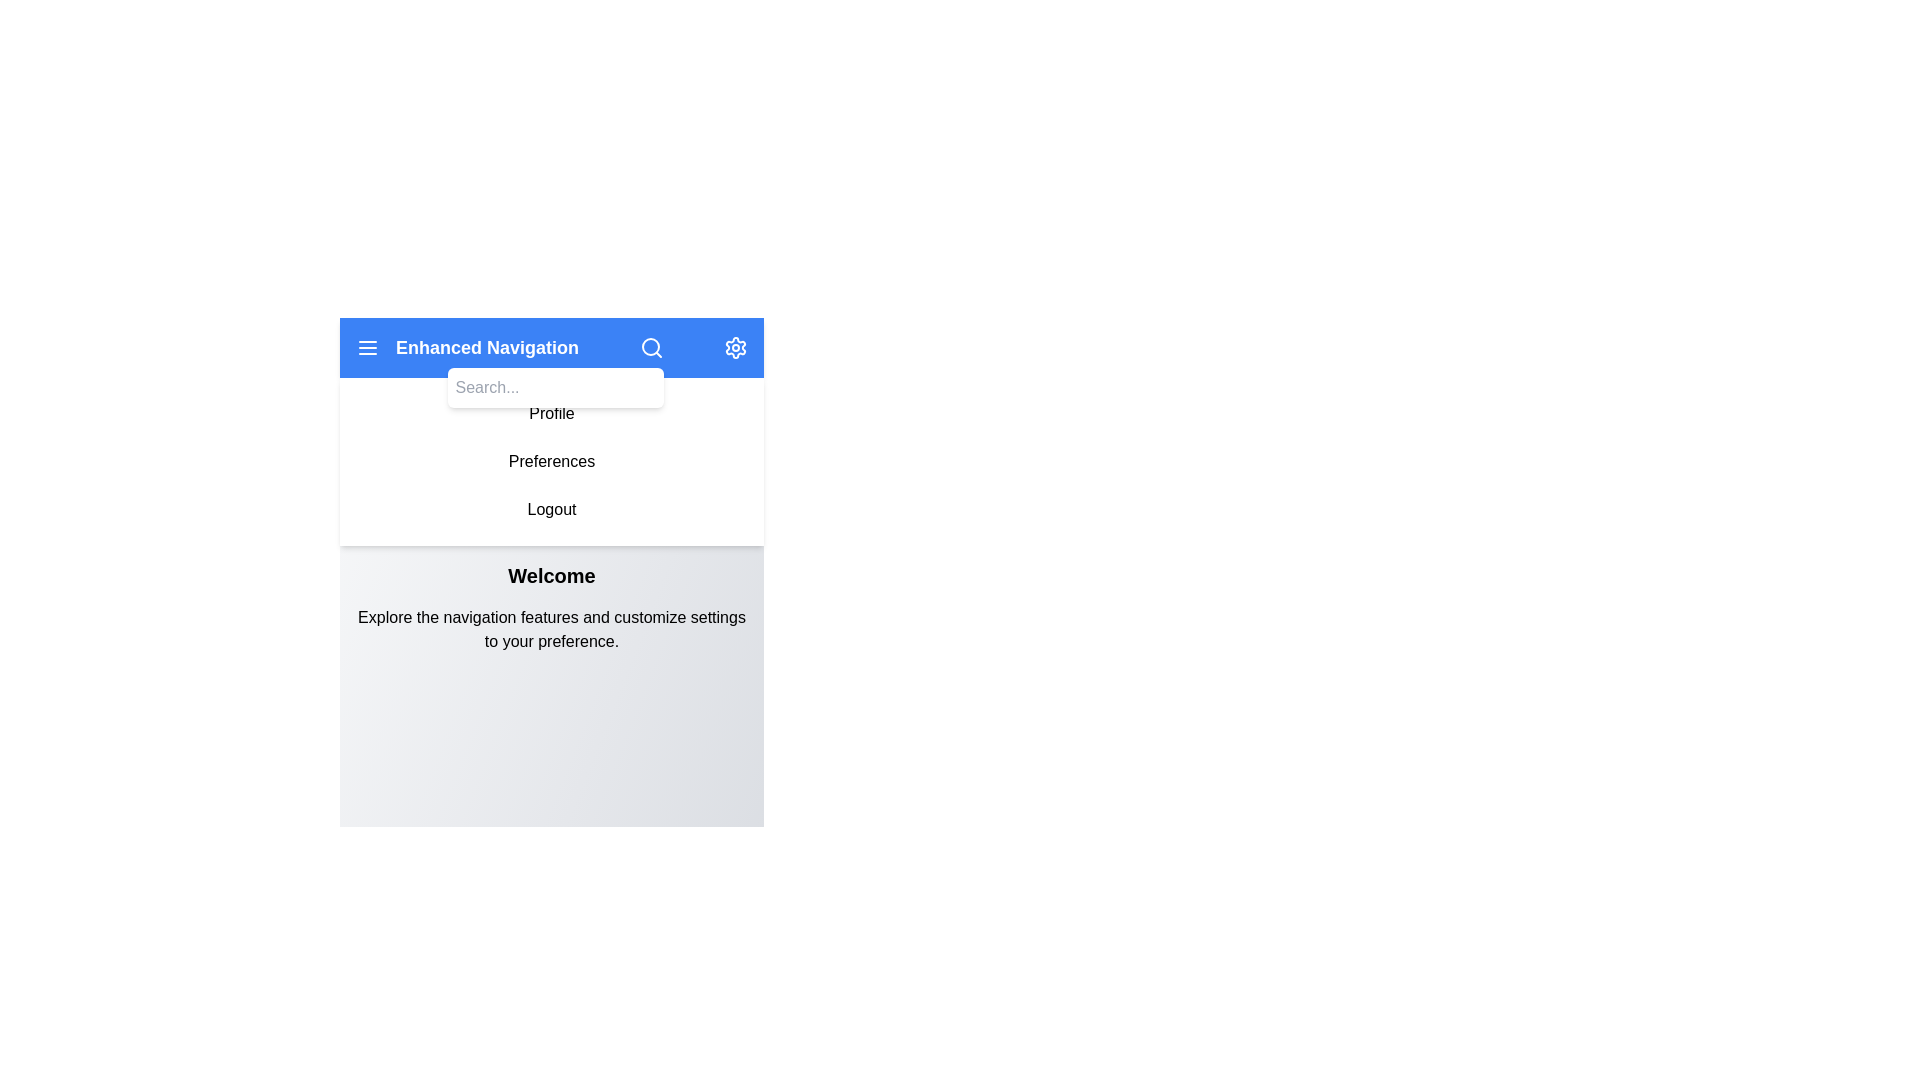 Image resolution: width=1920 pixels, height=1080 pixels. Describe the element at coordinates (734, 346) in the screenshot. I see `the settings icon to toggle the settings menu` at that location.